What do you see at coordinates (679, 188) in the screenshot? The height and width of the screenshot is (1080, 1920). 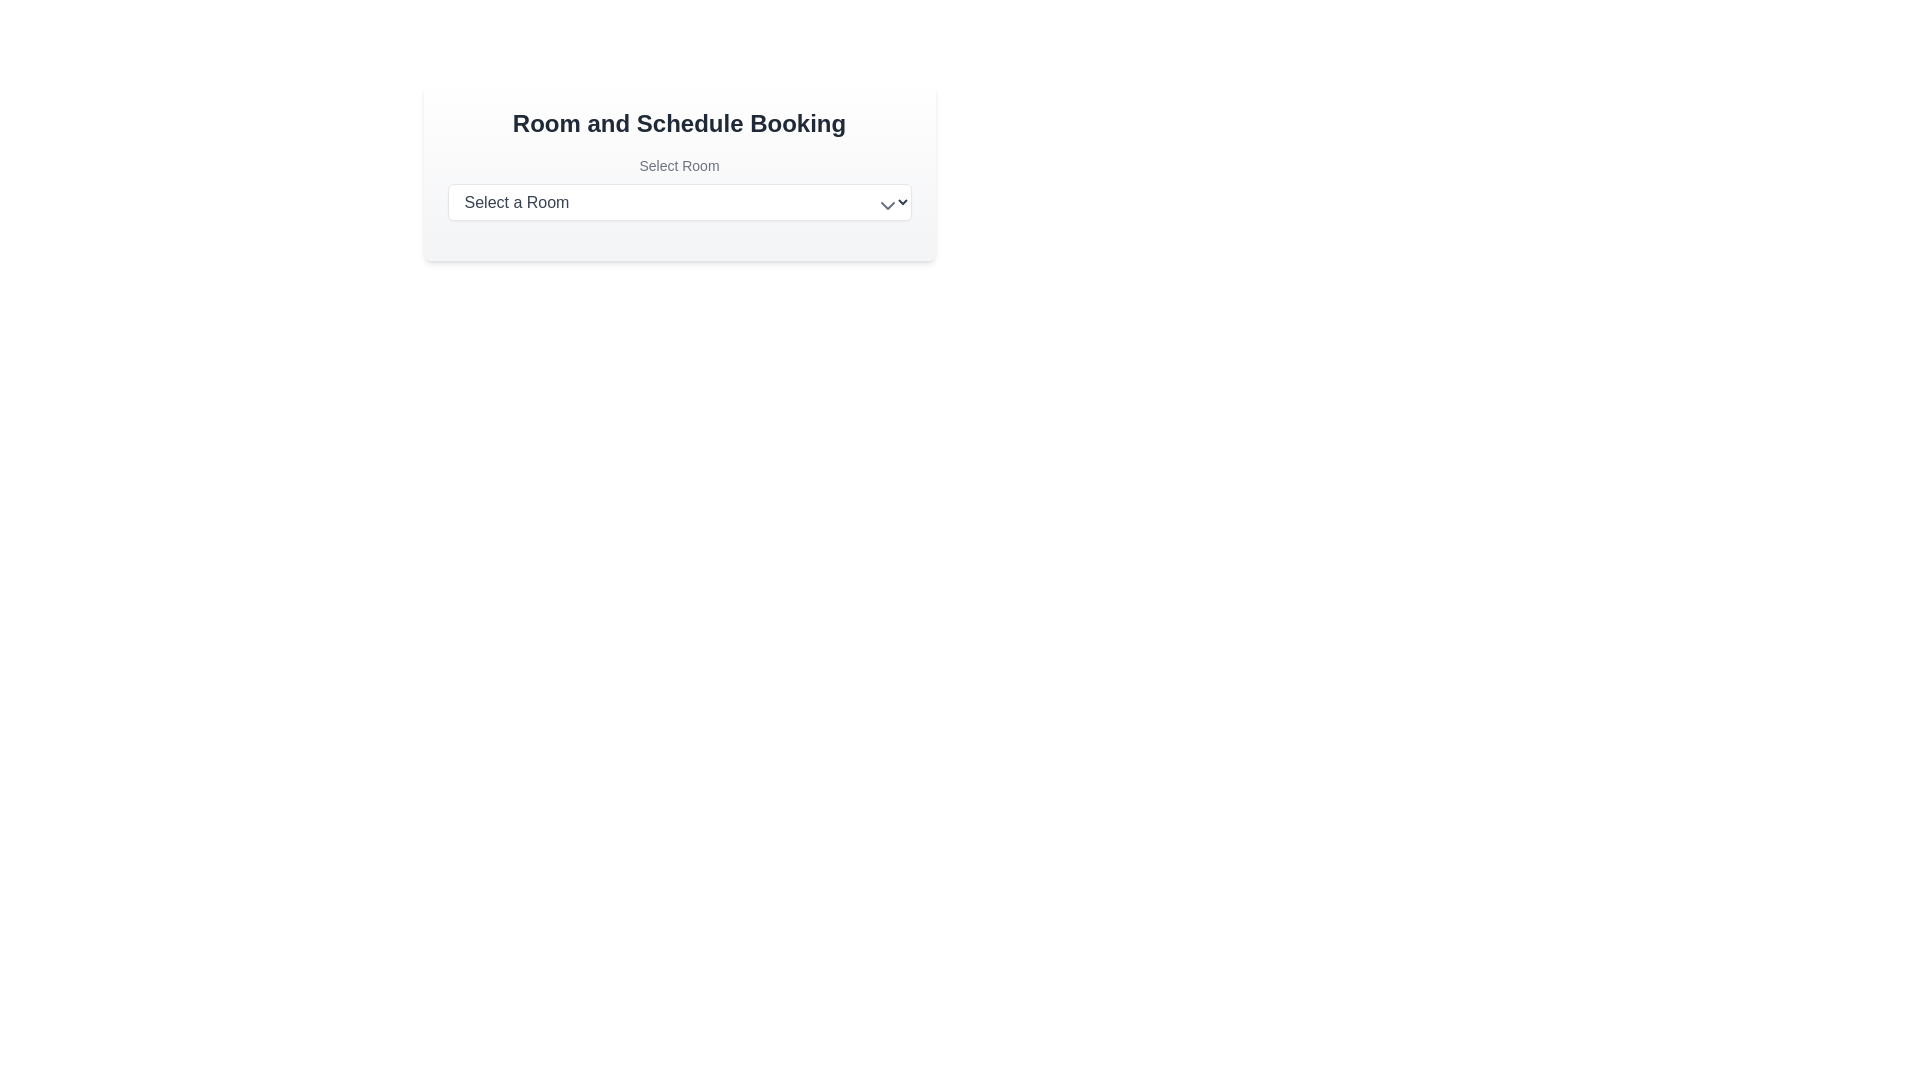 I see `the 'Select Room' dropdown input field to indicate selection` at bounding box center [679, 188].